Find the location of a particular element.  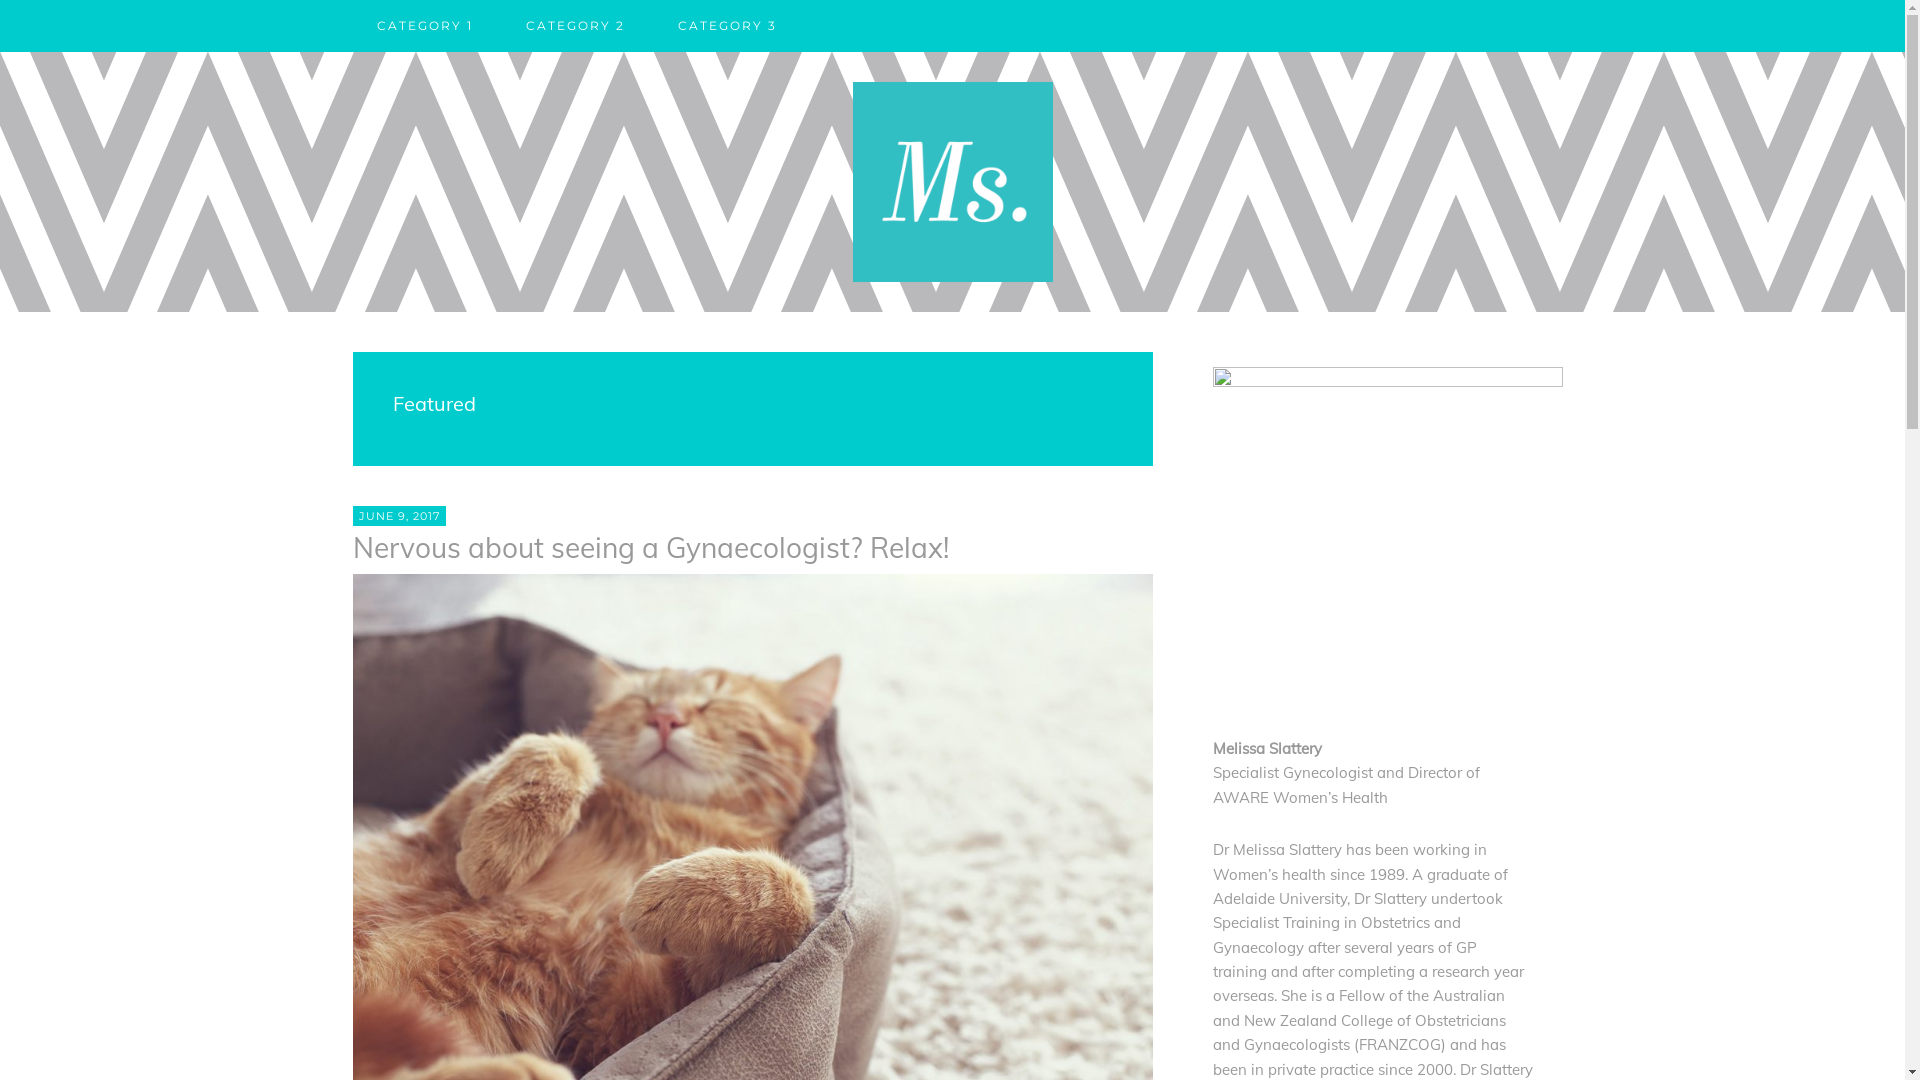

'Skip to primary navigation' is located at coordinates (0, 51).